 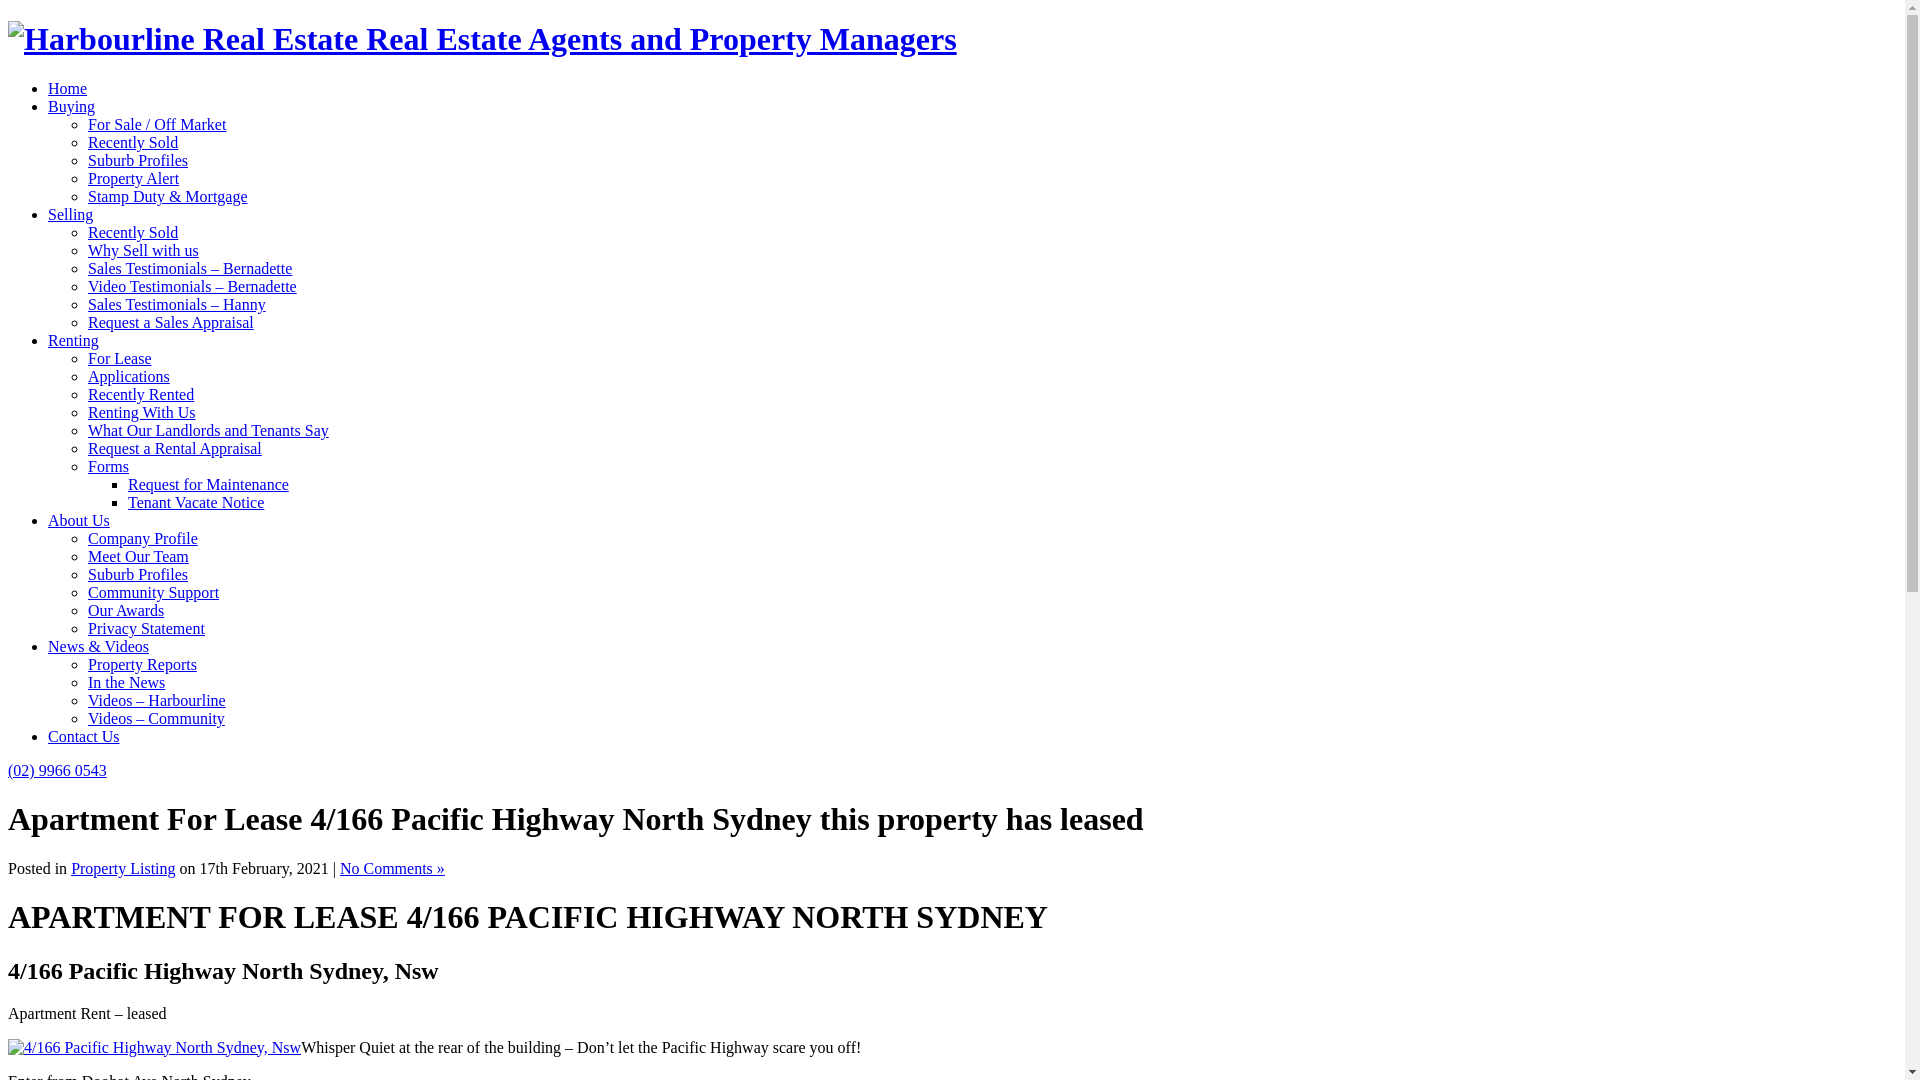 I want to click on 'Property Listing', so click(x=71, y=867).